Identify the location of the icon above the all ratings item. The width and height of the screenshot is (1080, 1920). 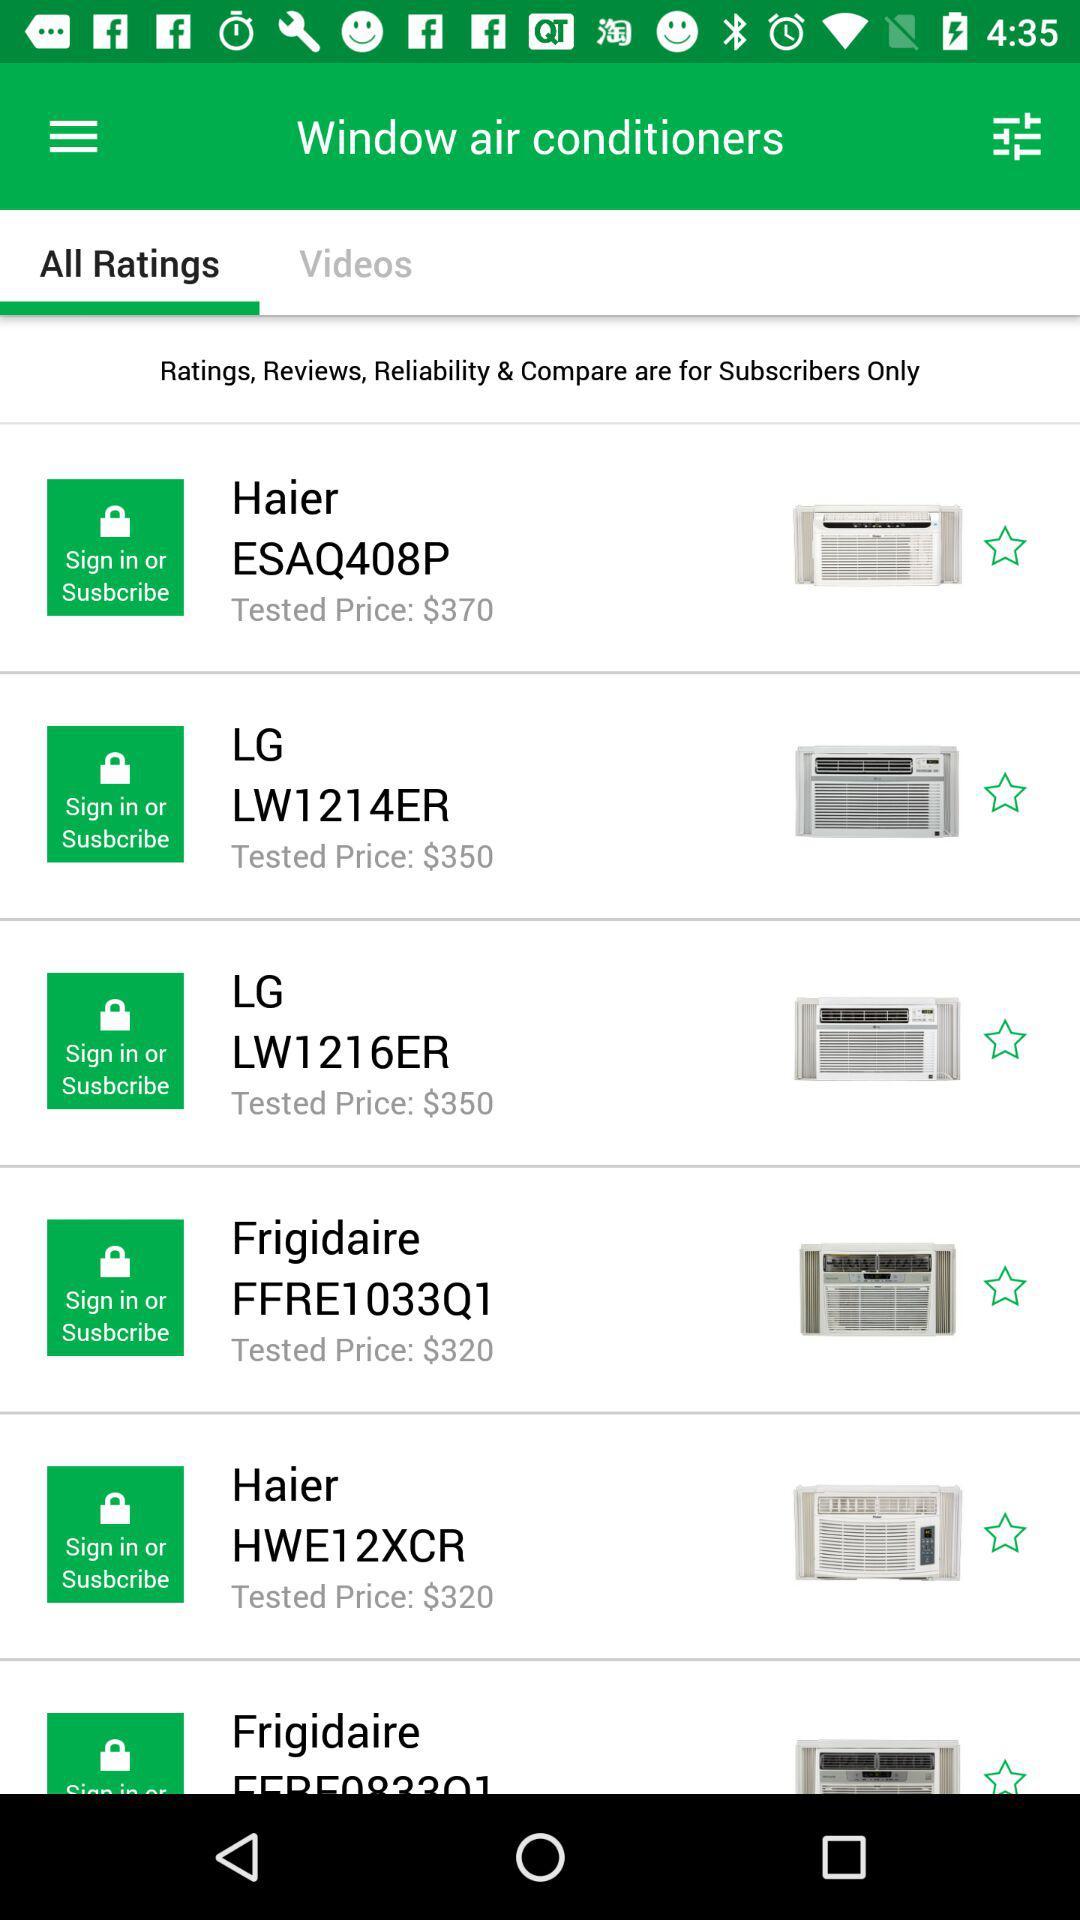
(72, 135).